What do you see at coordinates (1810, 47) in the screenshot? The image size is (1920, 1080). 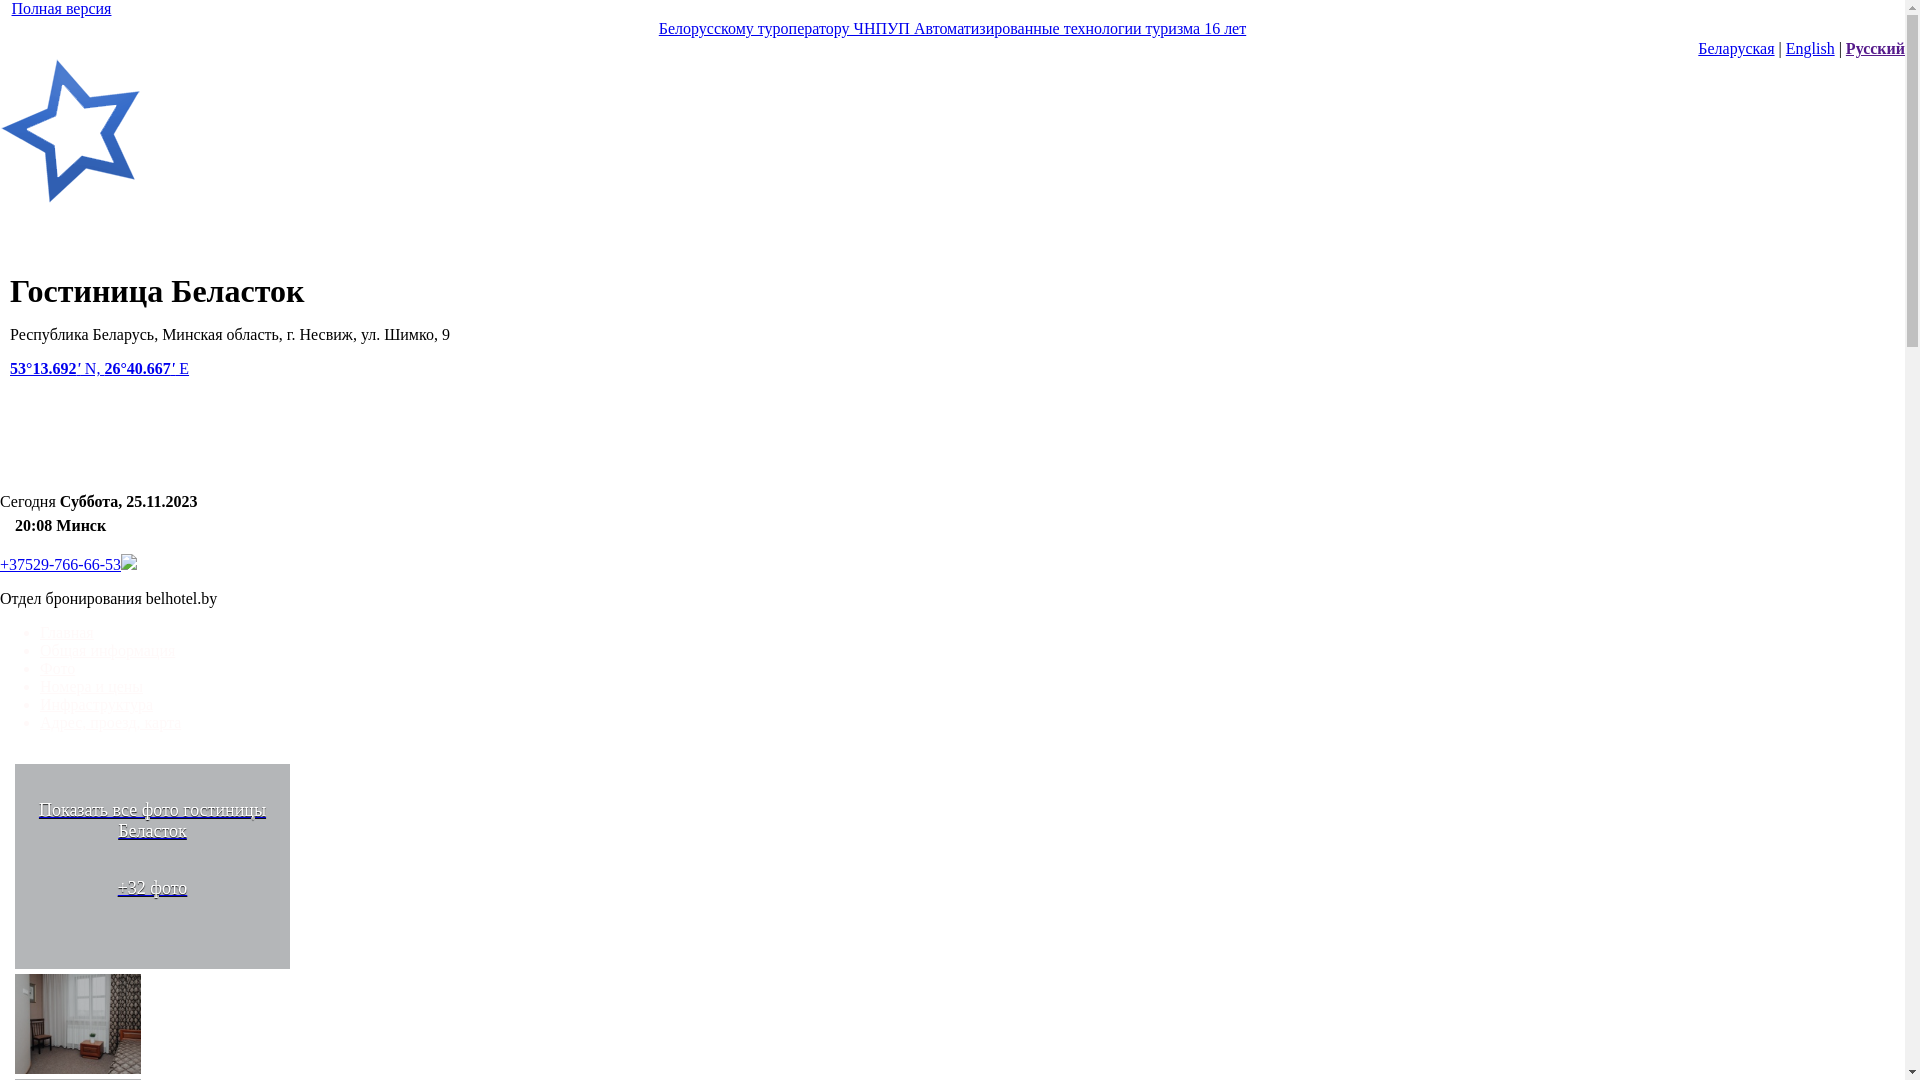 I see `'English'` at bounding box center [1810, 47].